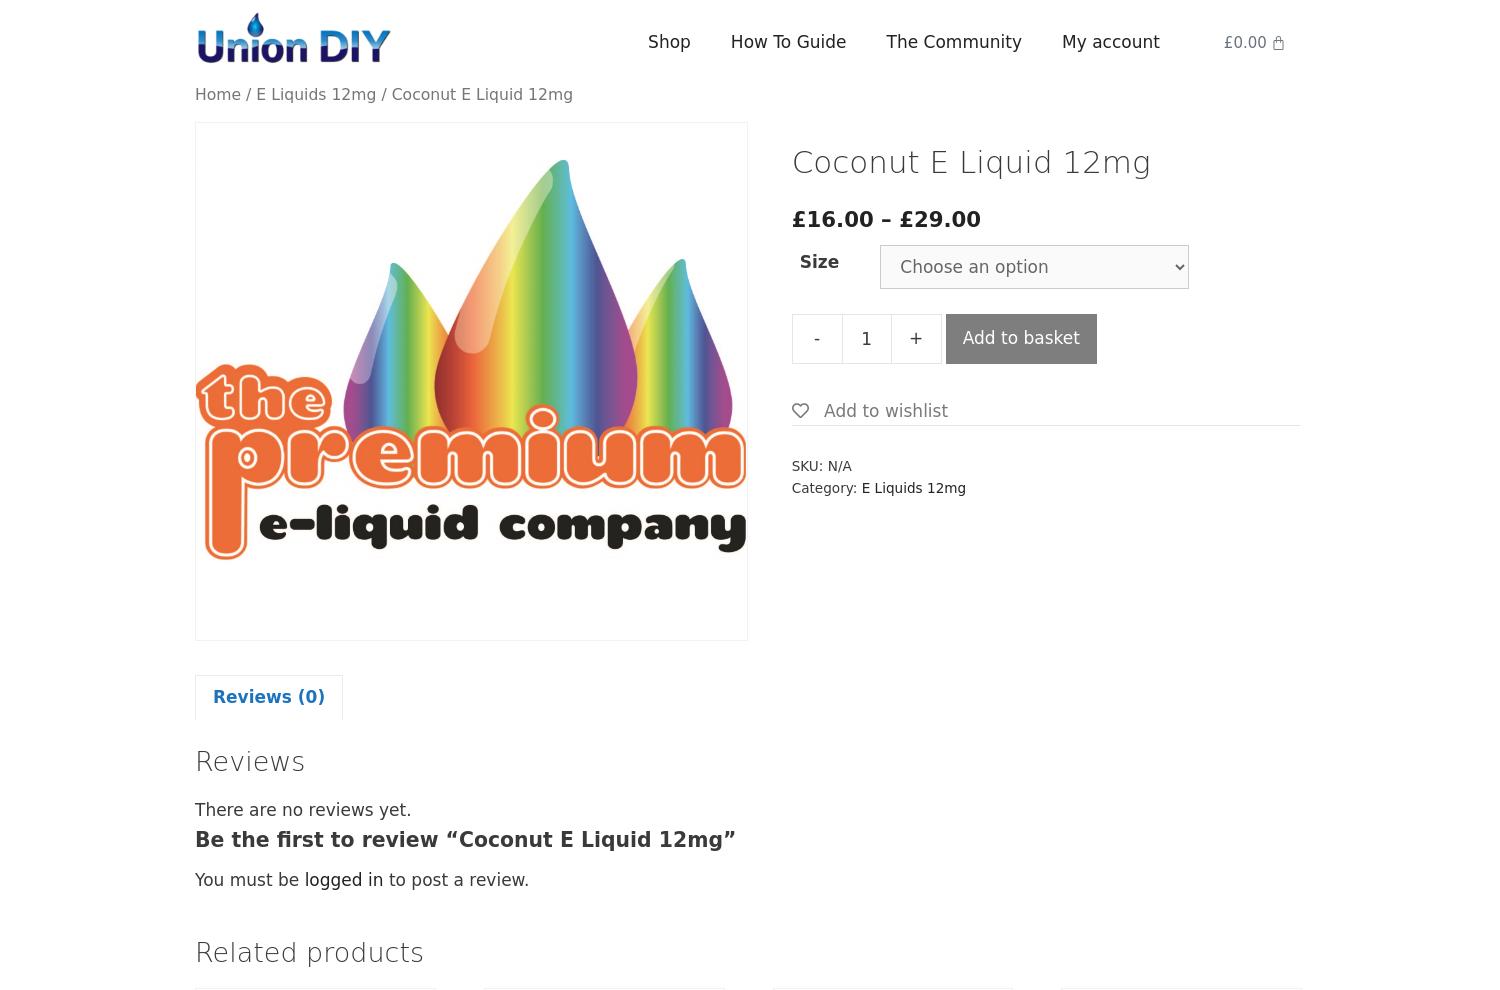 The image size is (1500, 990). I want to click on 'Add to wishlist', so click(886, 408).